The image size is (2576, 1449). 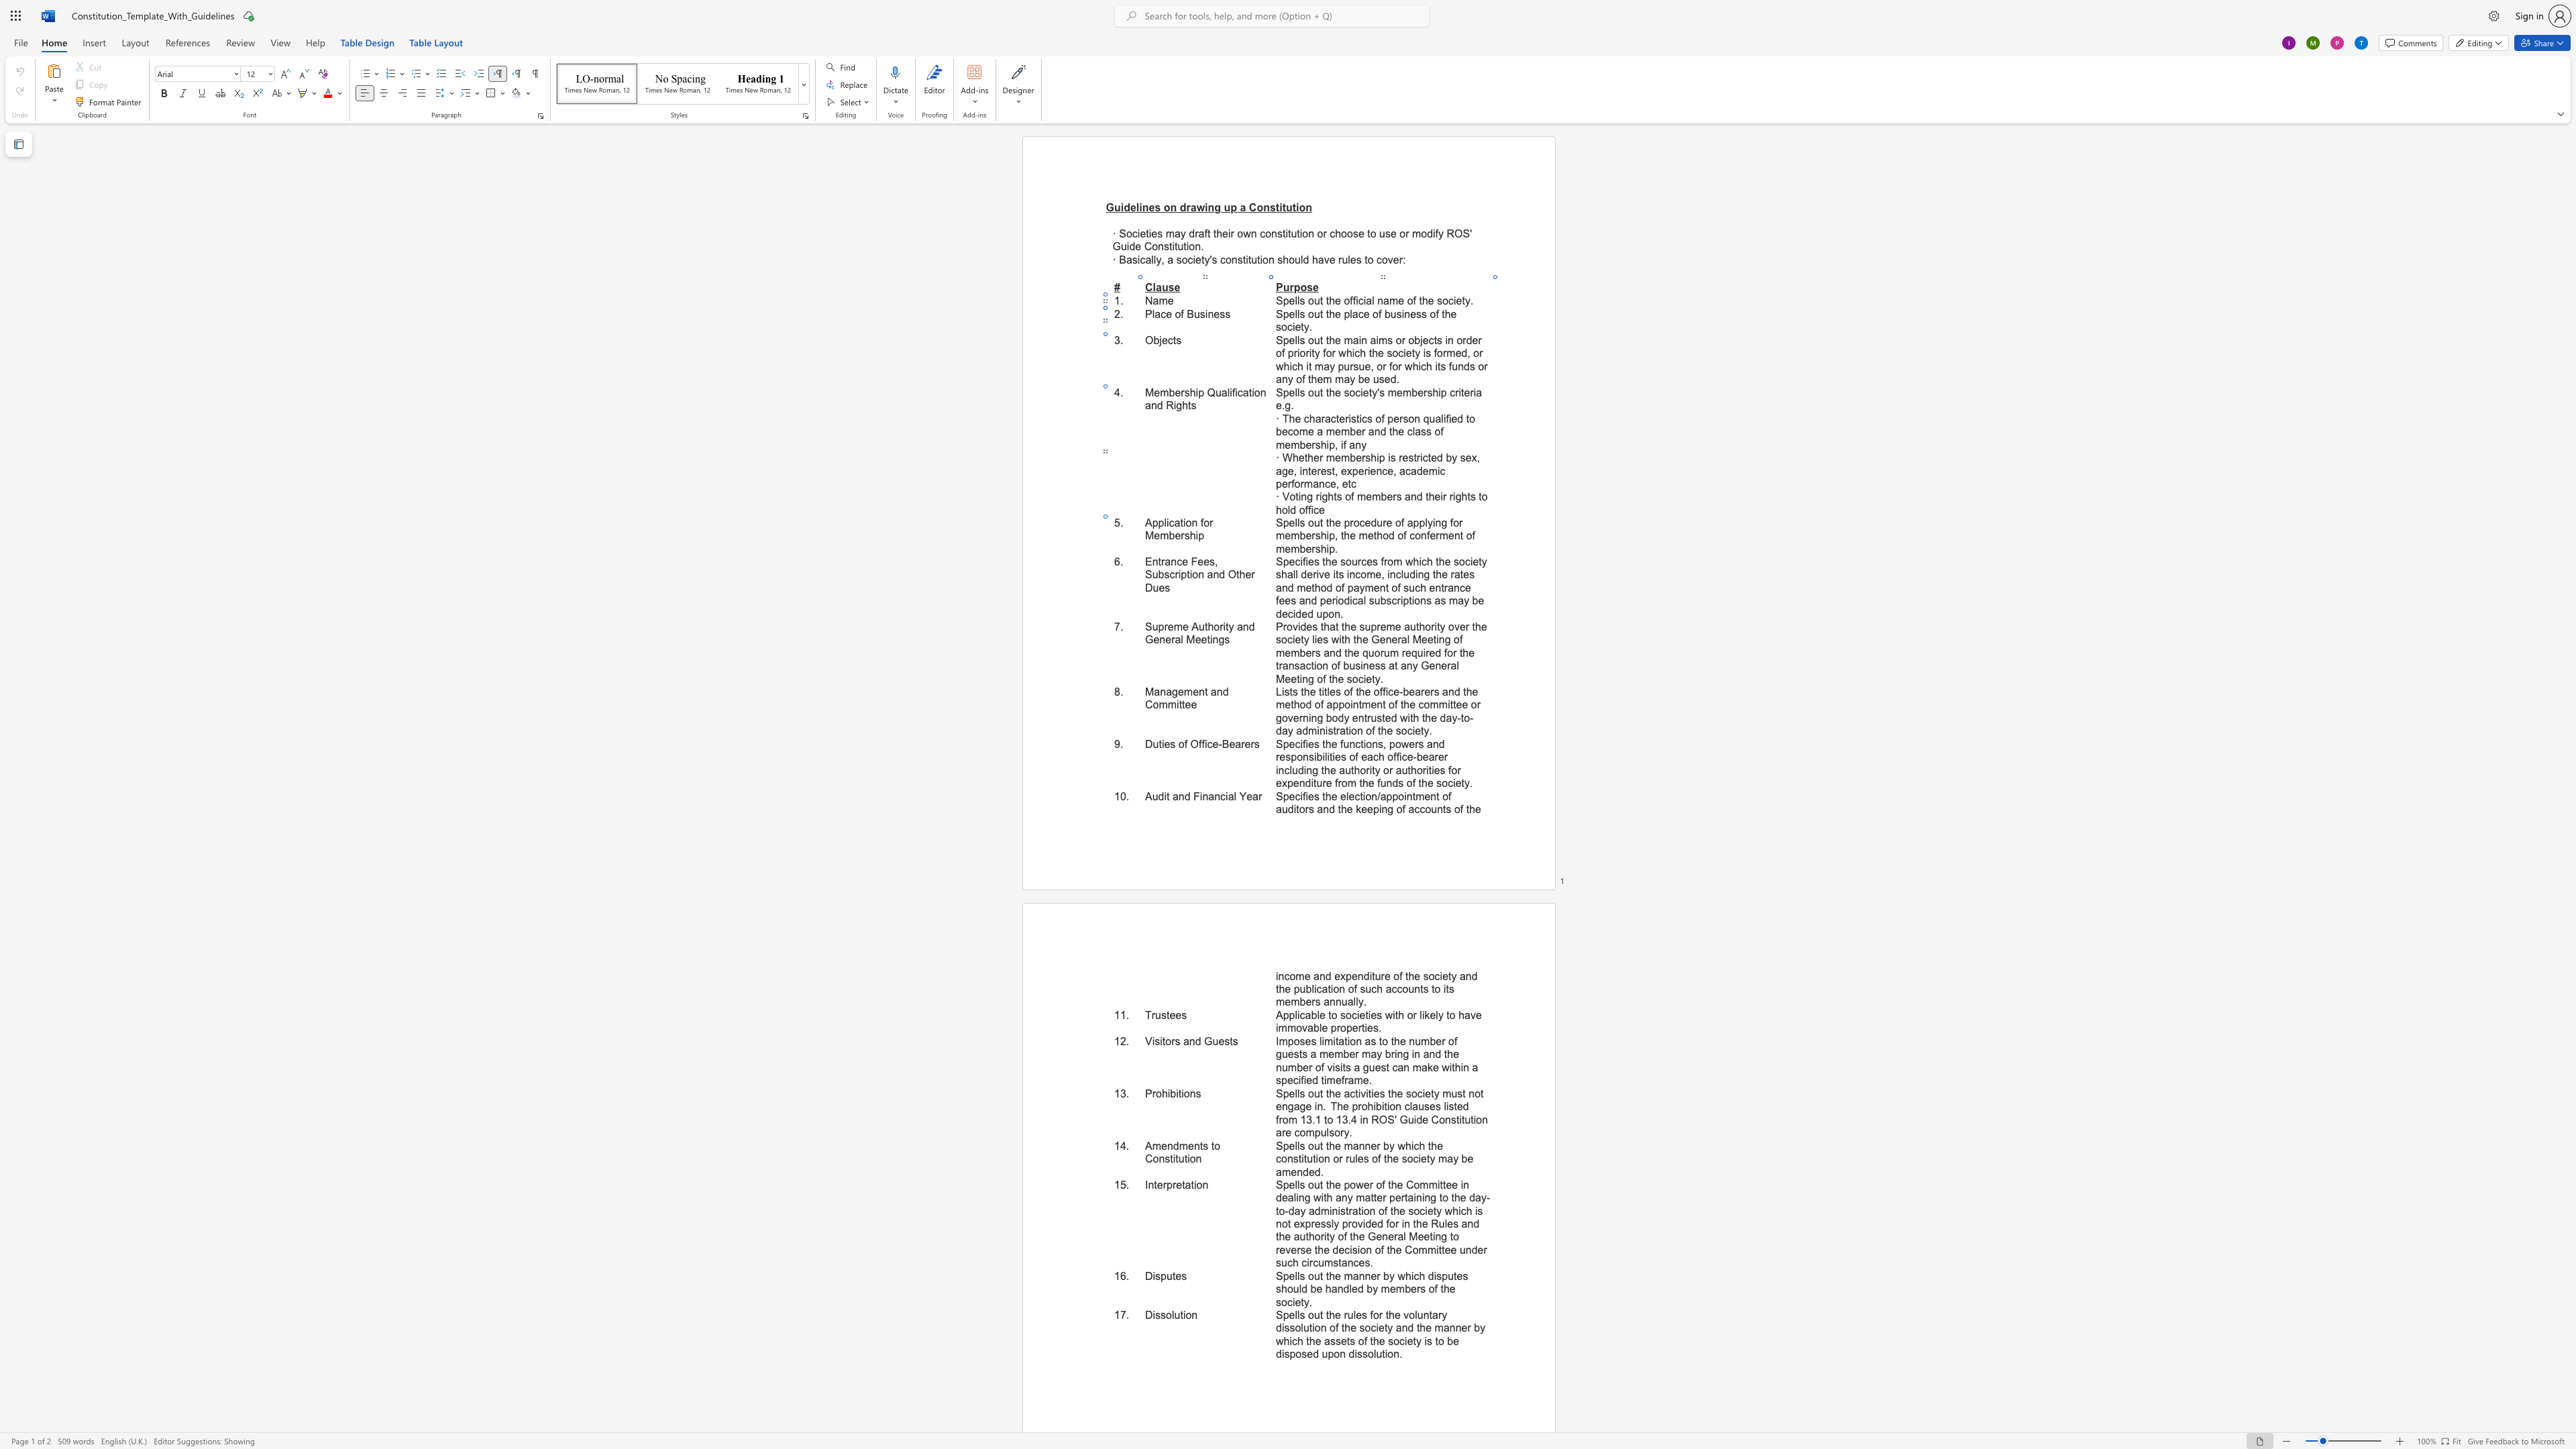 What do you see at coordinates (1447, 561) in the screenshot?
I see `the 5th character "e" in the text` at bounding box center [1447, 561].